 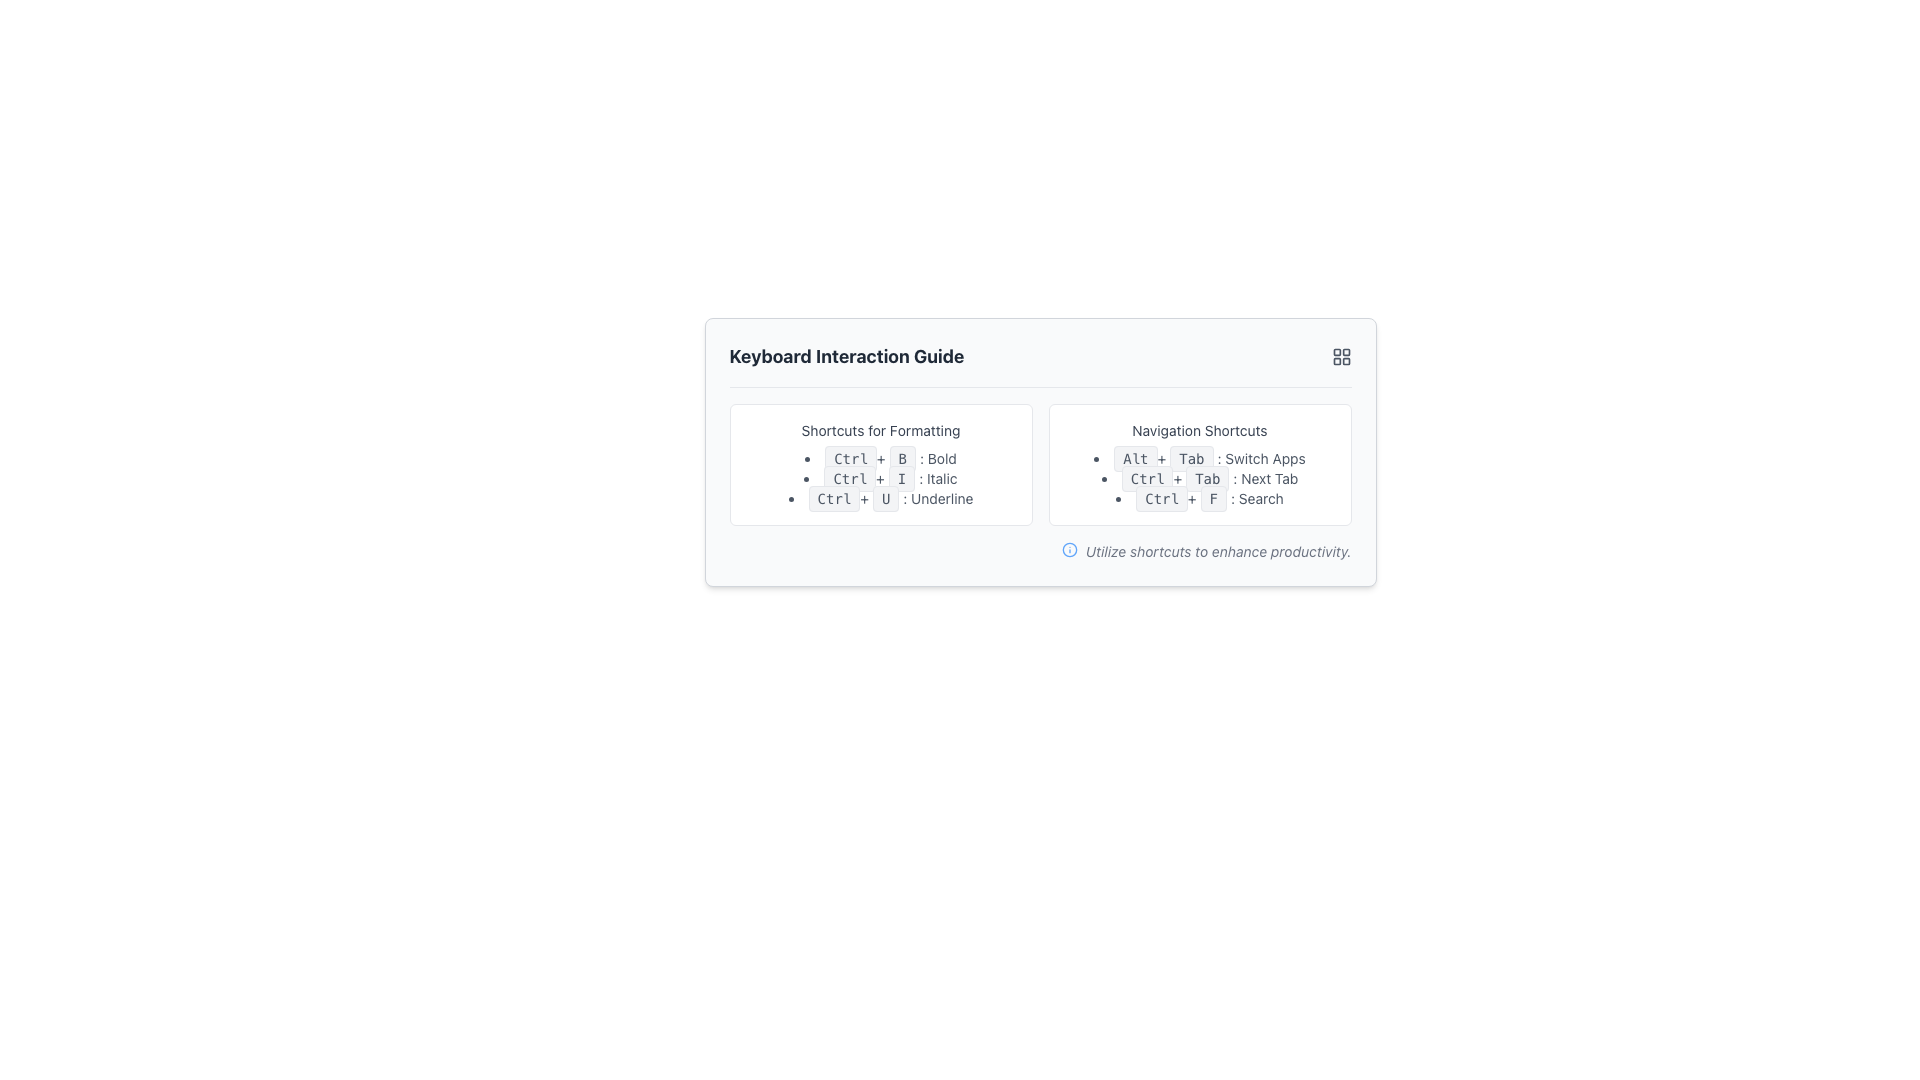 What do you see at coordinates (885, 497) in the screenshot?
I see `the small, rectangular button with rounded corners labeled 'U', which is located in the 'Keyboard Interaction Guide' under 'Shortcuts for Formatting'. This button is the last in a row of shortcut keys for the 'Ctrl+U: Underline' action` at bounding box center [885, 497].